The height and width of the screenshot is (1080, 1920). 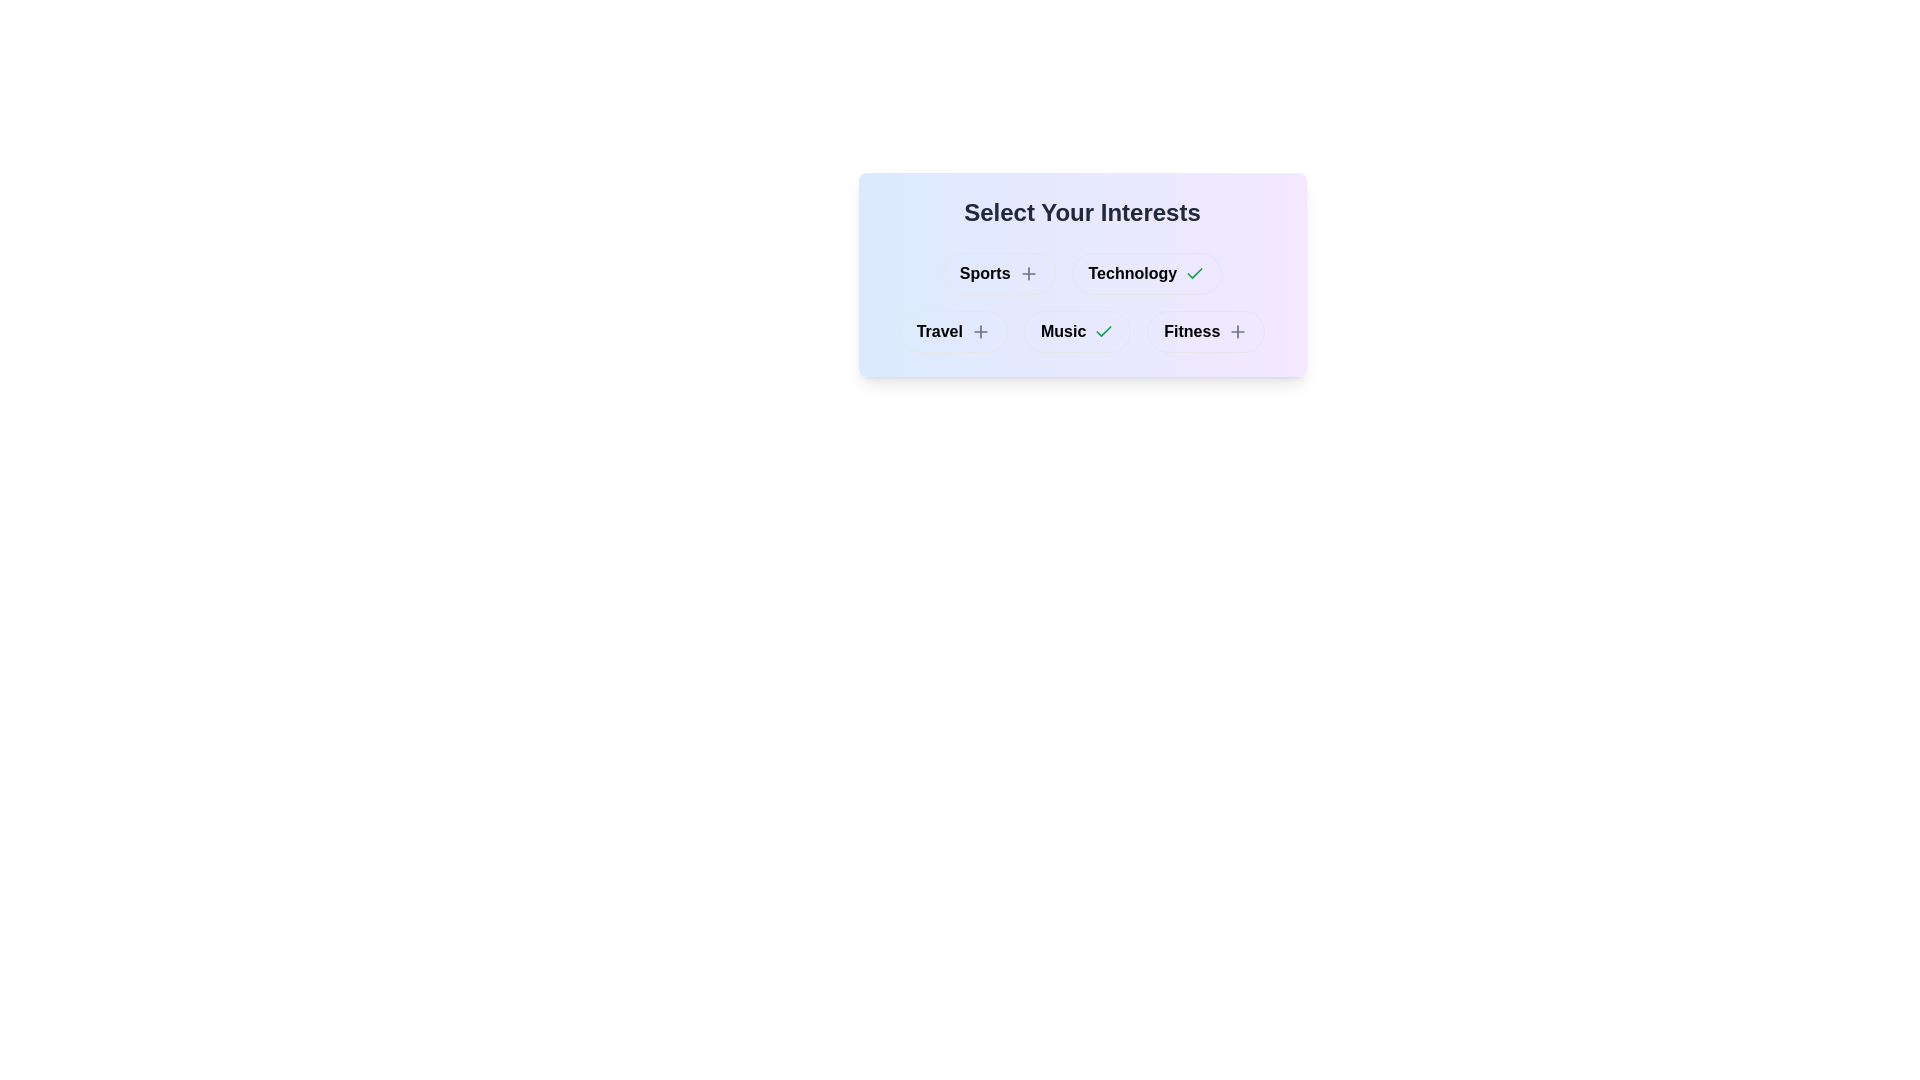 I want to click on the button labeled Fitness to observe visual changes, so click(x=1204, y=330).